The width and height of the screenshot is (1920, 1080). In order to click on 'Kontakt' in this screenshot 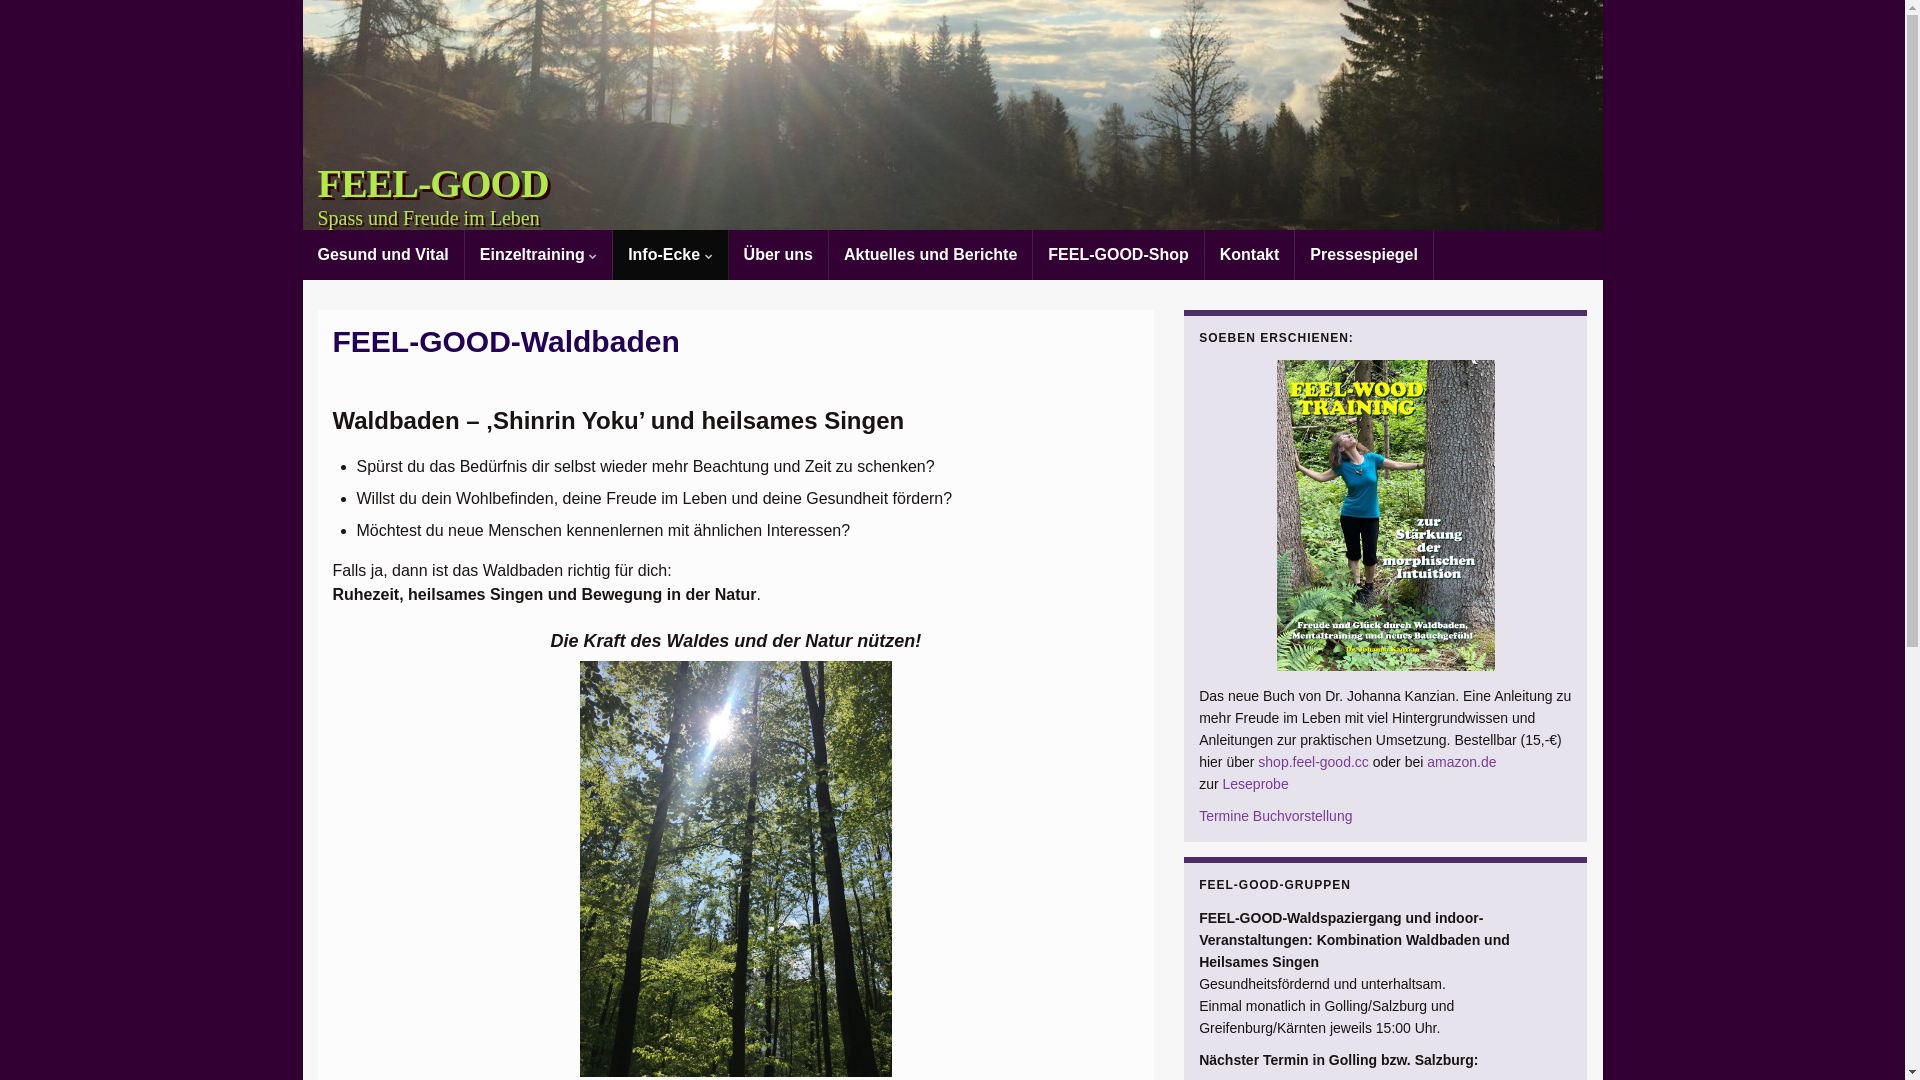, I will do `click(1248, 253)`.